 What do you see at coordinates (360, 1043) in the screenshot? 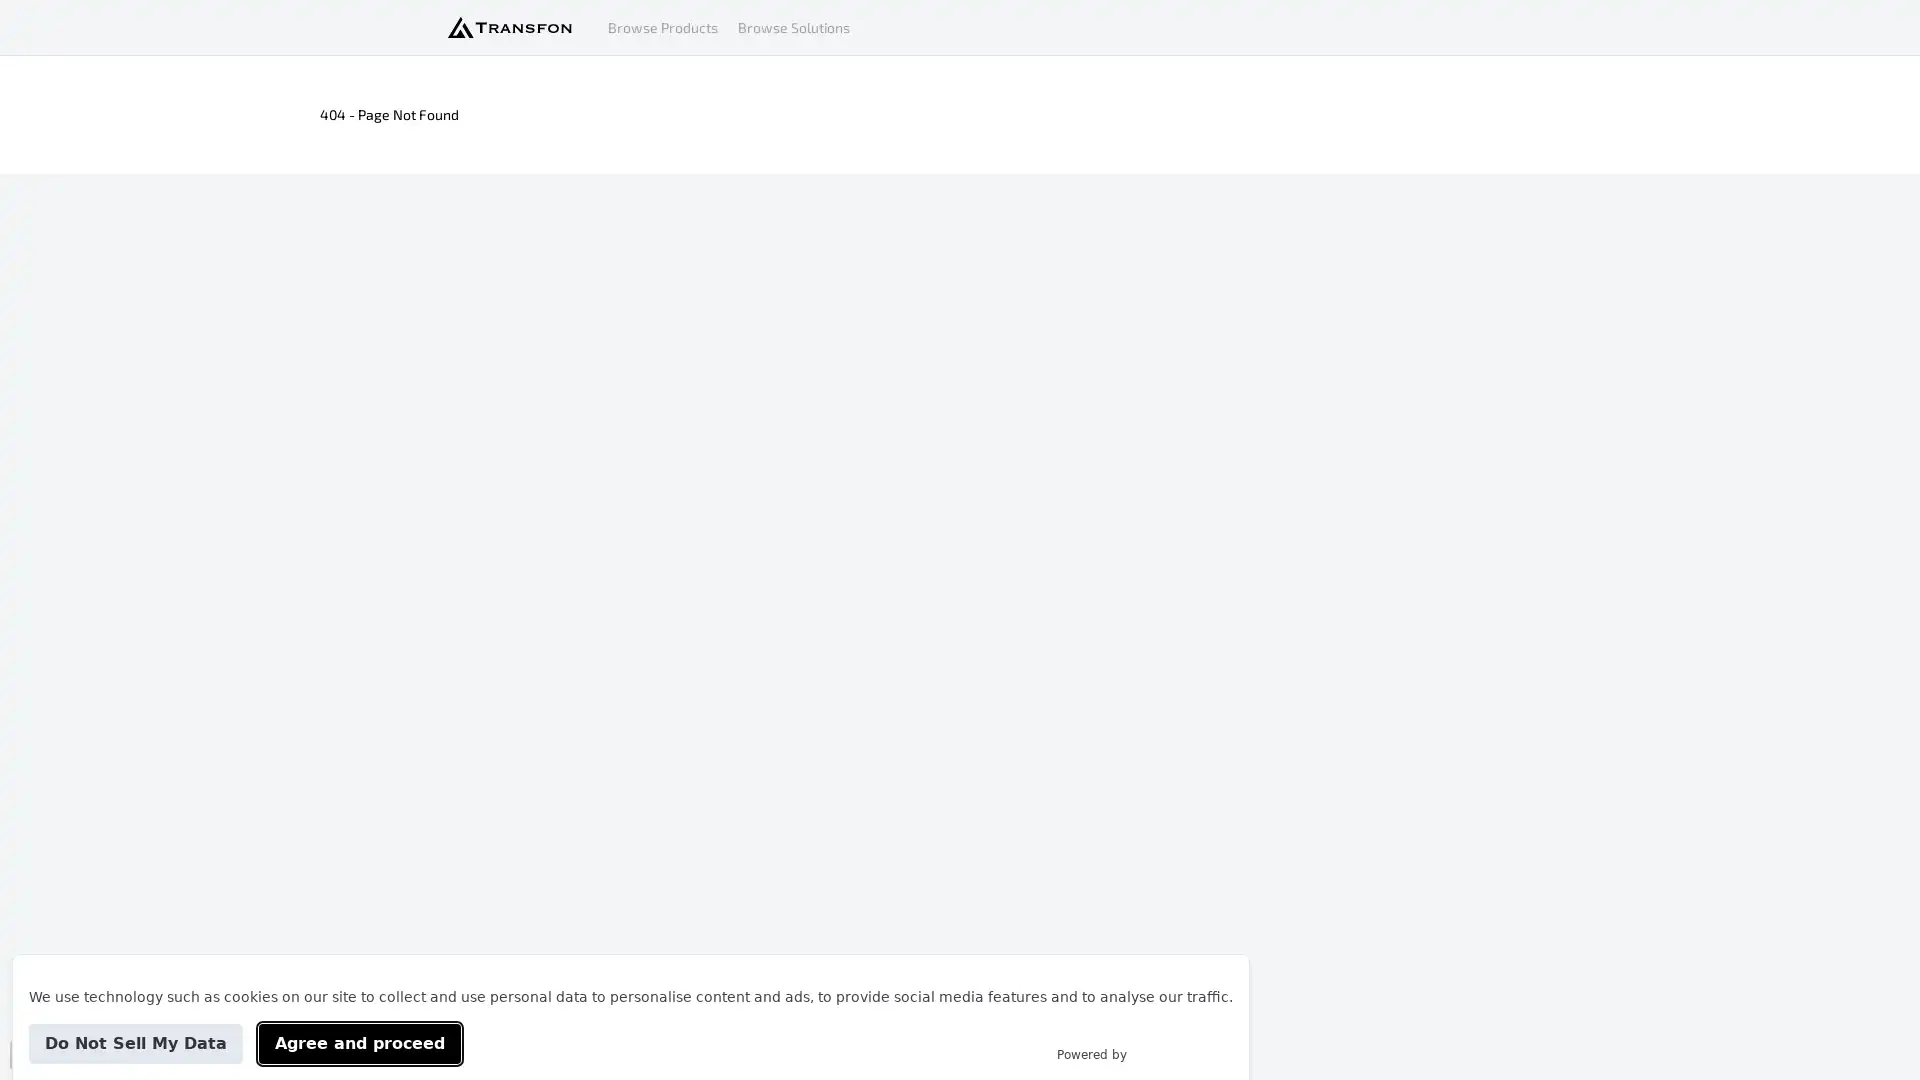
I see `Agree and proceed` at bounding box center [360, 1043].